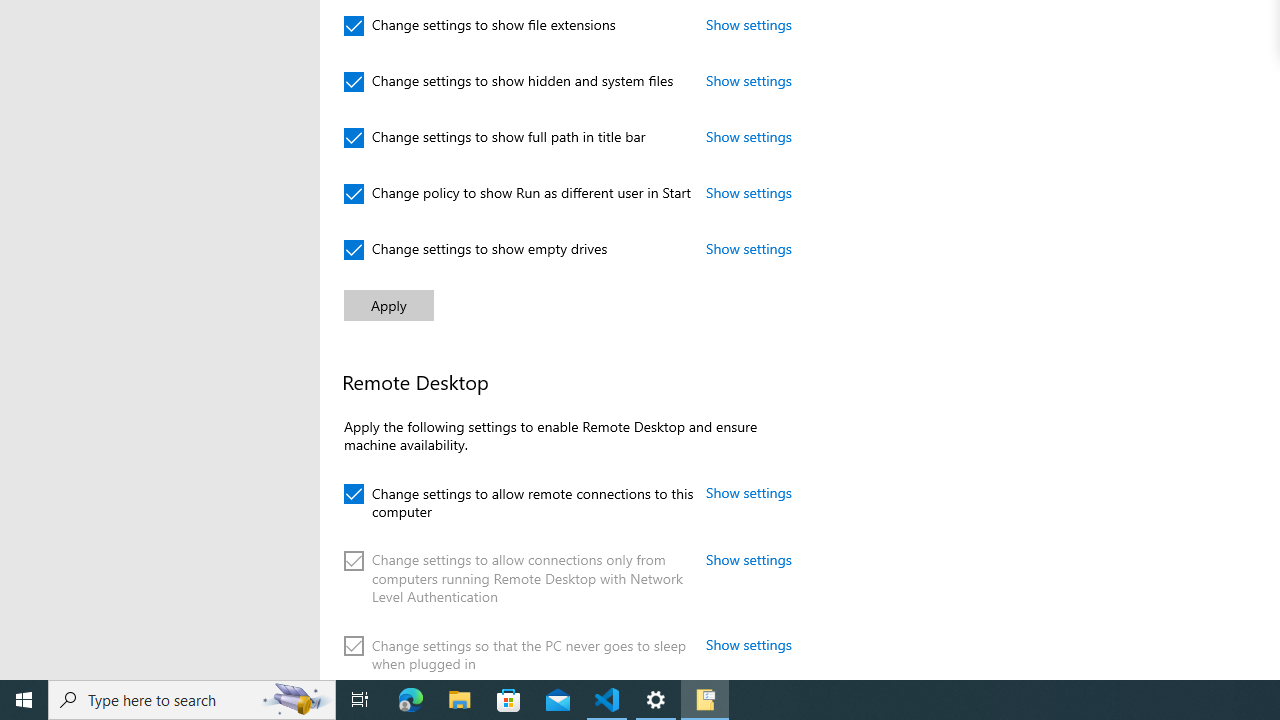 Image resolution: width=1280 pixels, height=720 pixels. What do you see at coordinates (359, 698) in the screenshot?
I see `'Task View'` at bounding box center [359, 698].